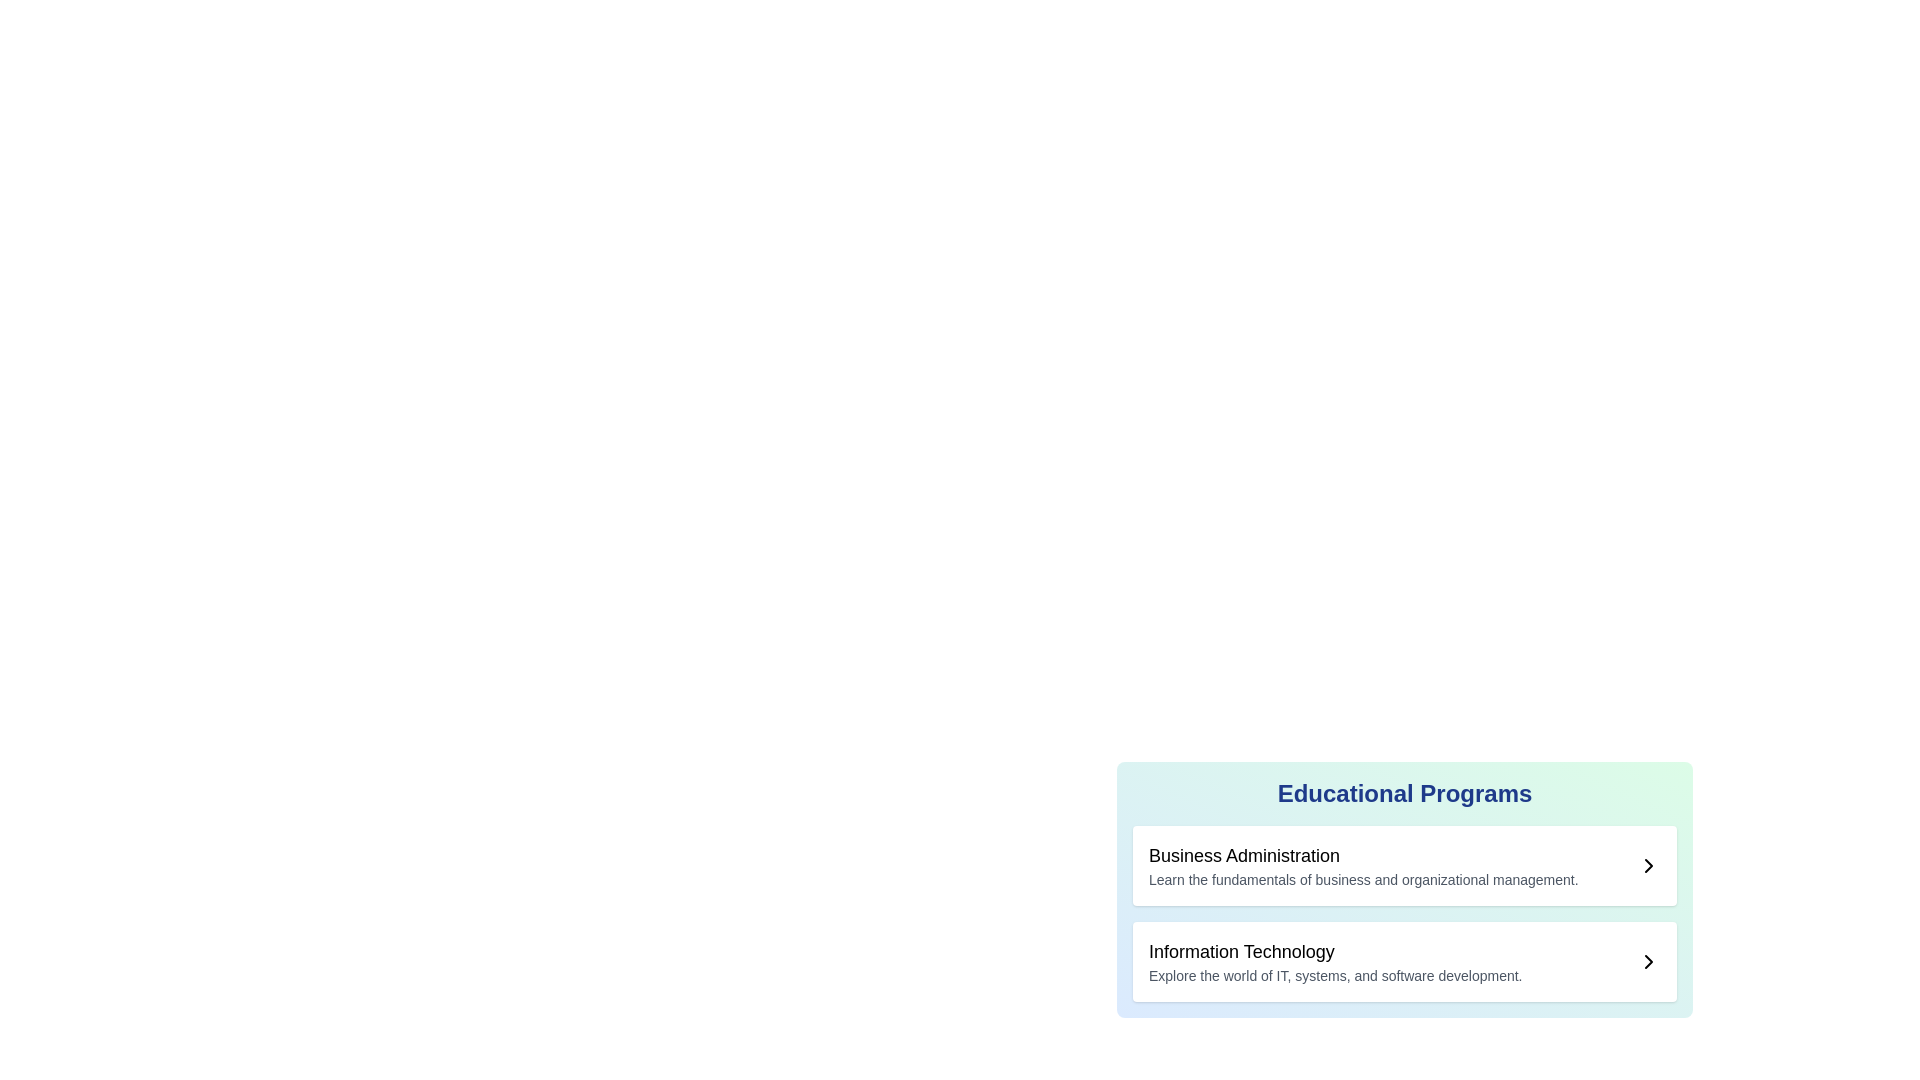 The height and width of the screenshot is (1080, 1920). What do you see at coordinates (1649, 960) in the screenshot?
I see `the icon located at the far right end of the 'Information Technology' section in the 'Educational Programs' list` at bounding box center [1649, 960].